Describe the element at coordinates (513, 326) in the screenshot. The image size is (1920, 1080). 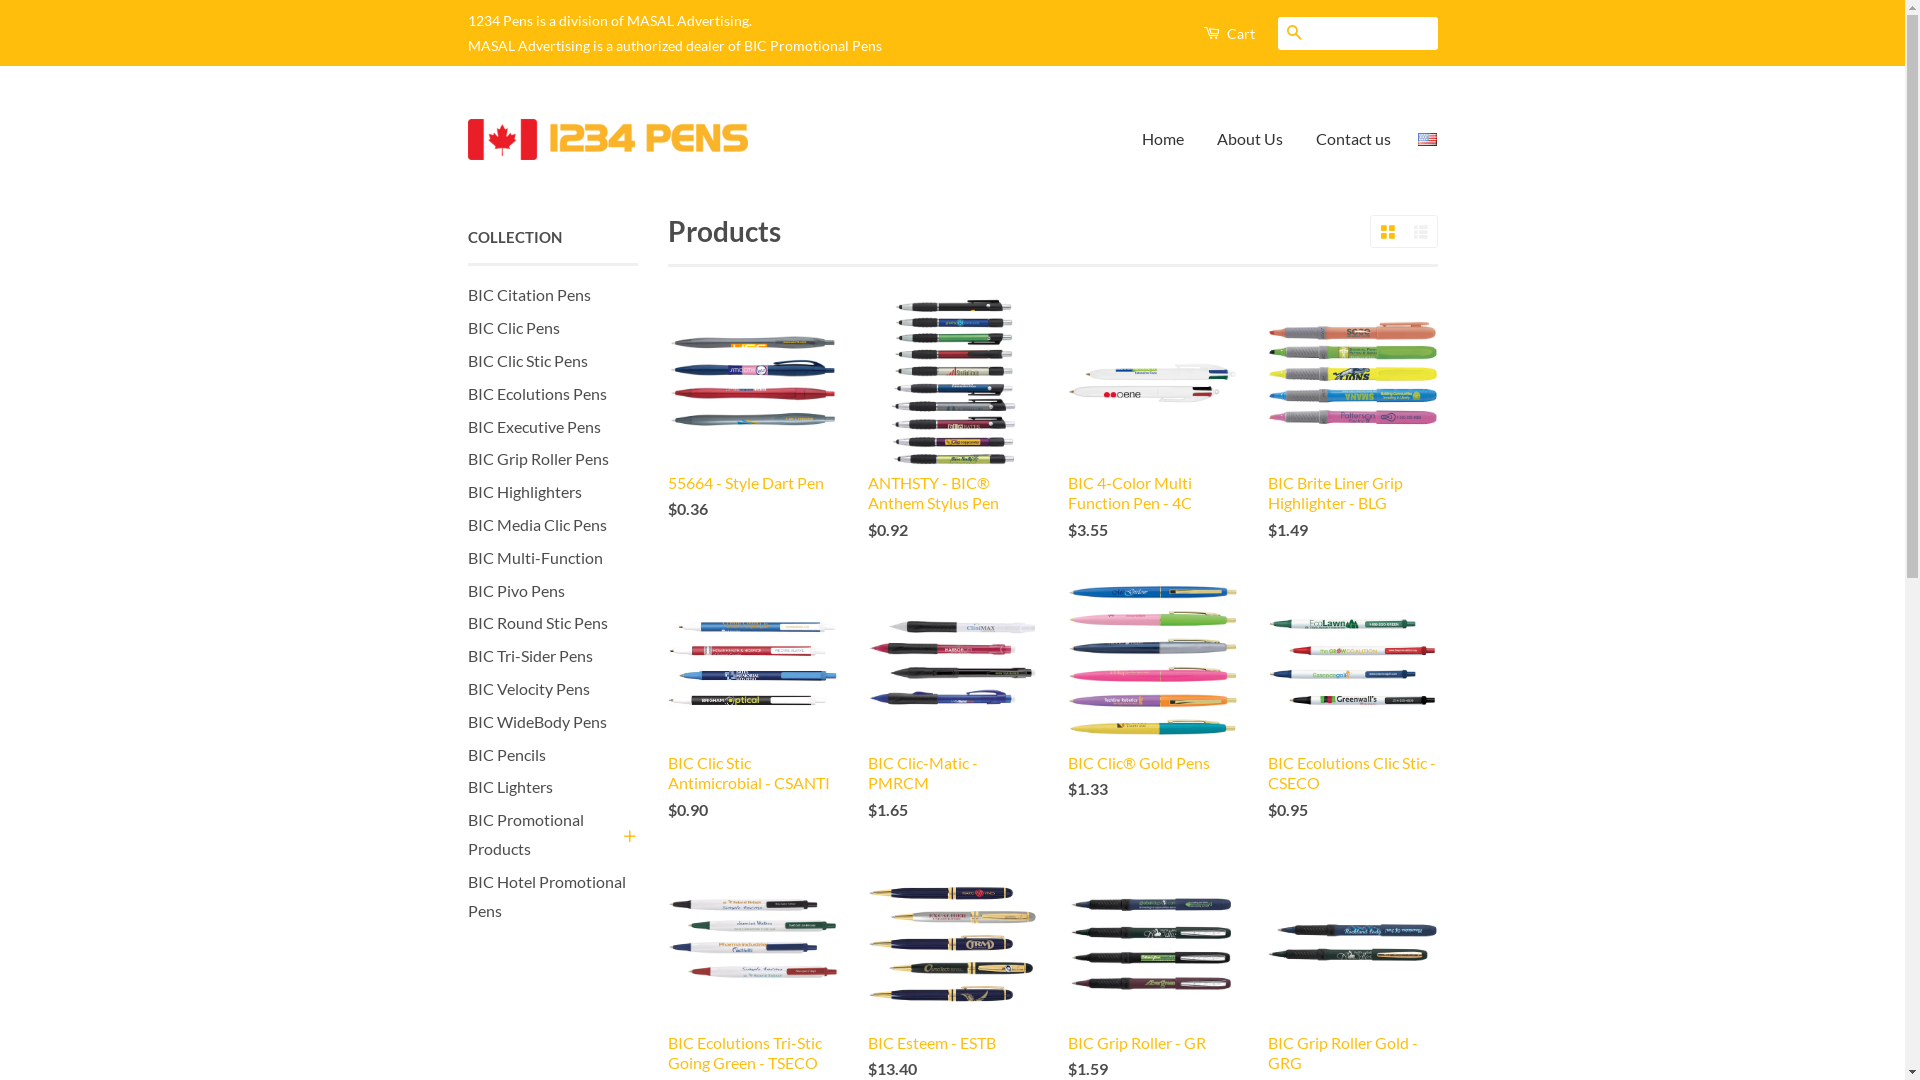
I see `'BIC Clic Pens'` at that location.